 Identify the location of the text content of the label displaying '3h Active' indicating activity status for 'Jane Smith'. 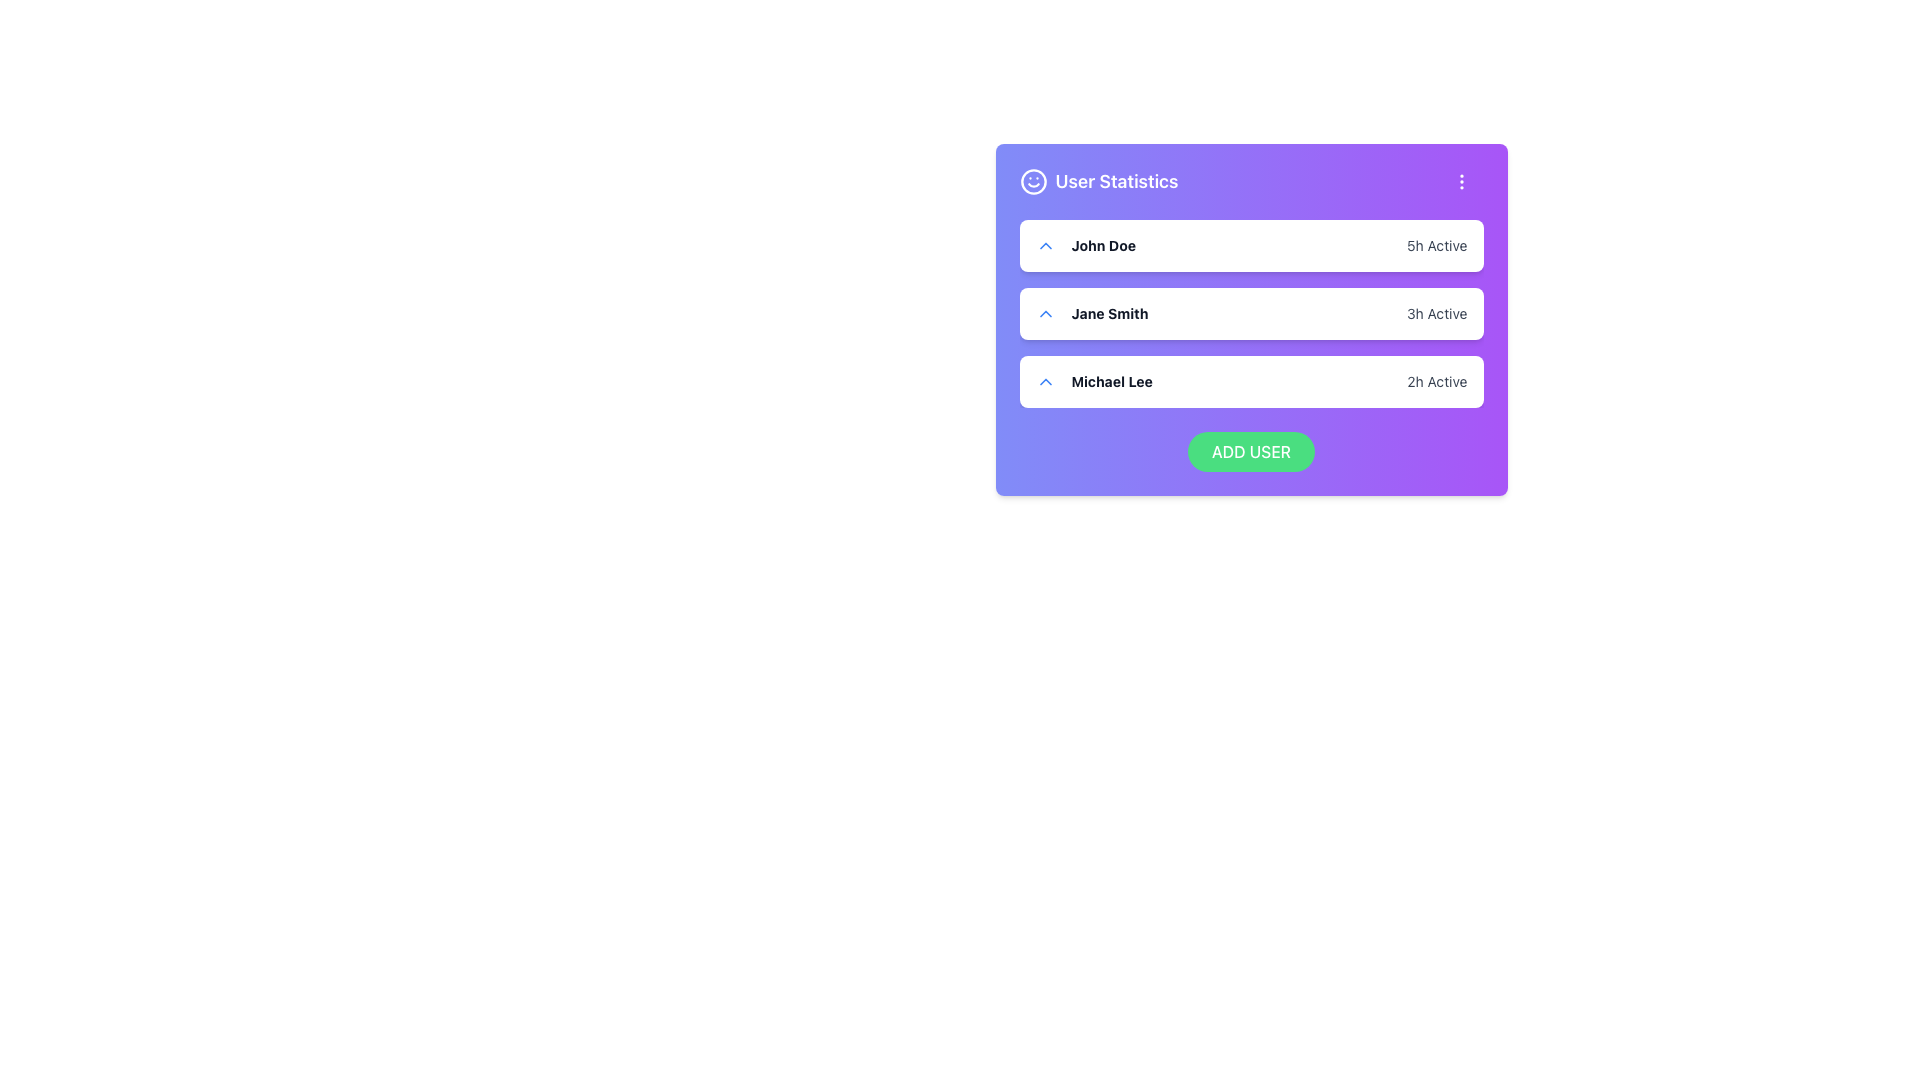
(1436, 313).